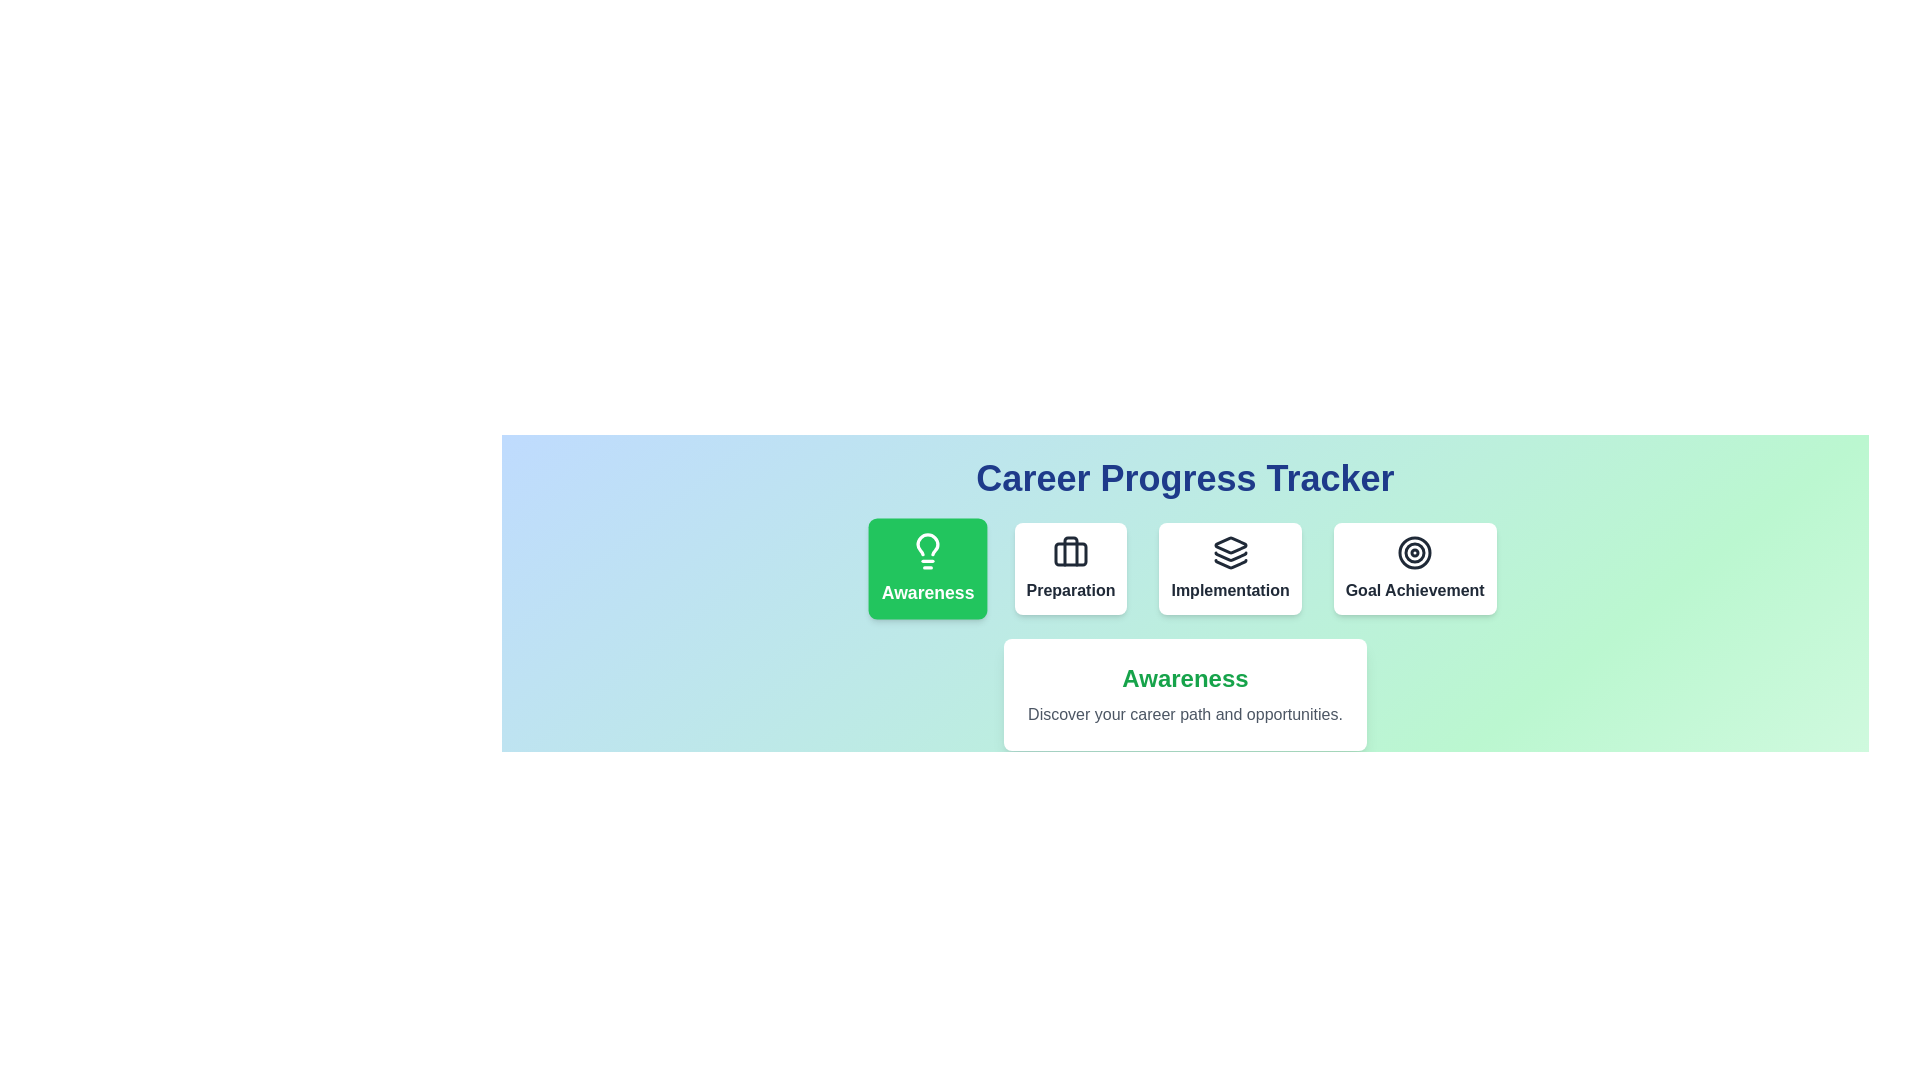 This screenshot has width=1920, height=1080. Describe the element at coordinates (1069, 569) in the screenshot. I see `the phase Preparation by clicking on its button` at that location.